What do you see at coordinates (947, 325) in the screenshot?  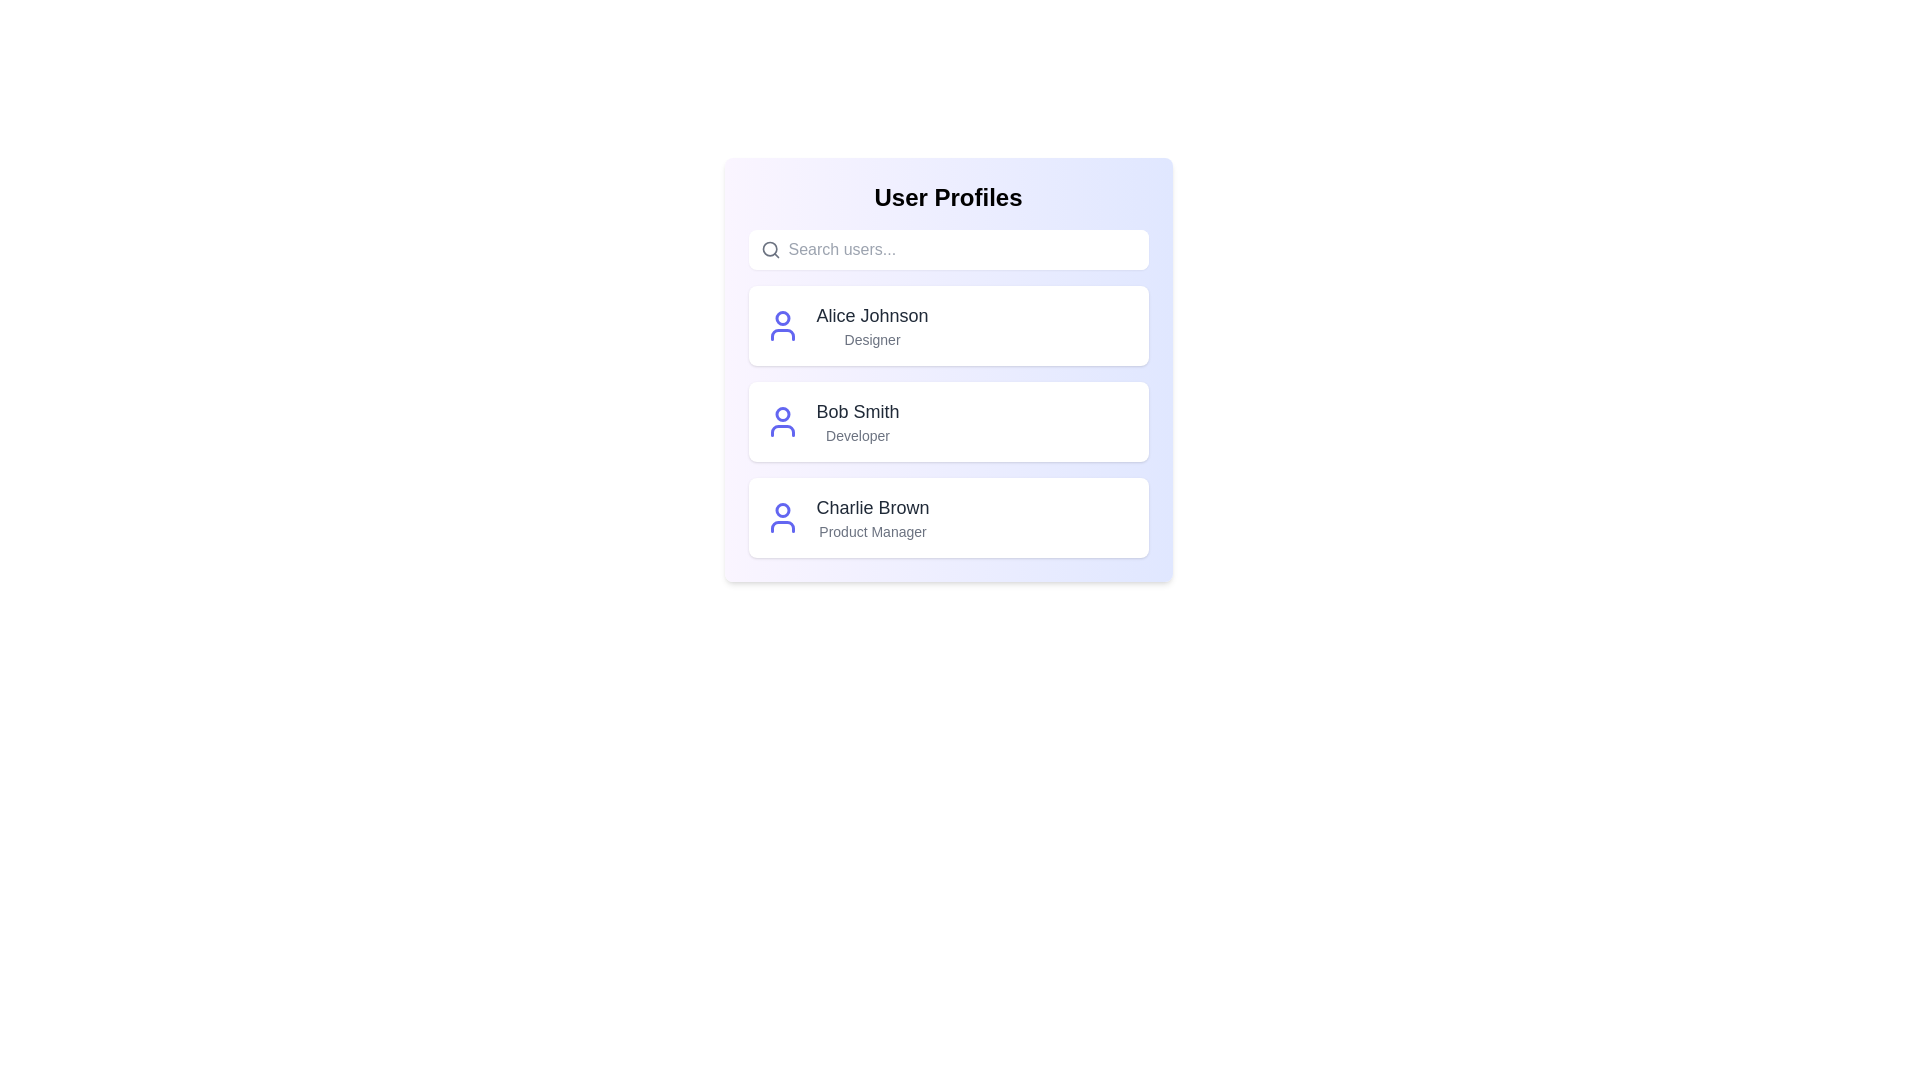 I see `the user profile of Alice Johnson to focus on it` at bounding box center [947, 325].